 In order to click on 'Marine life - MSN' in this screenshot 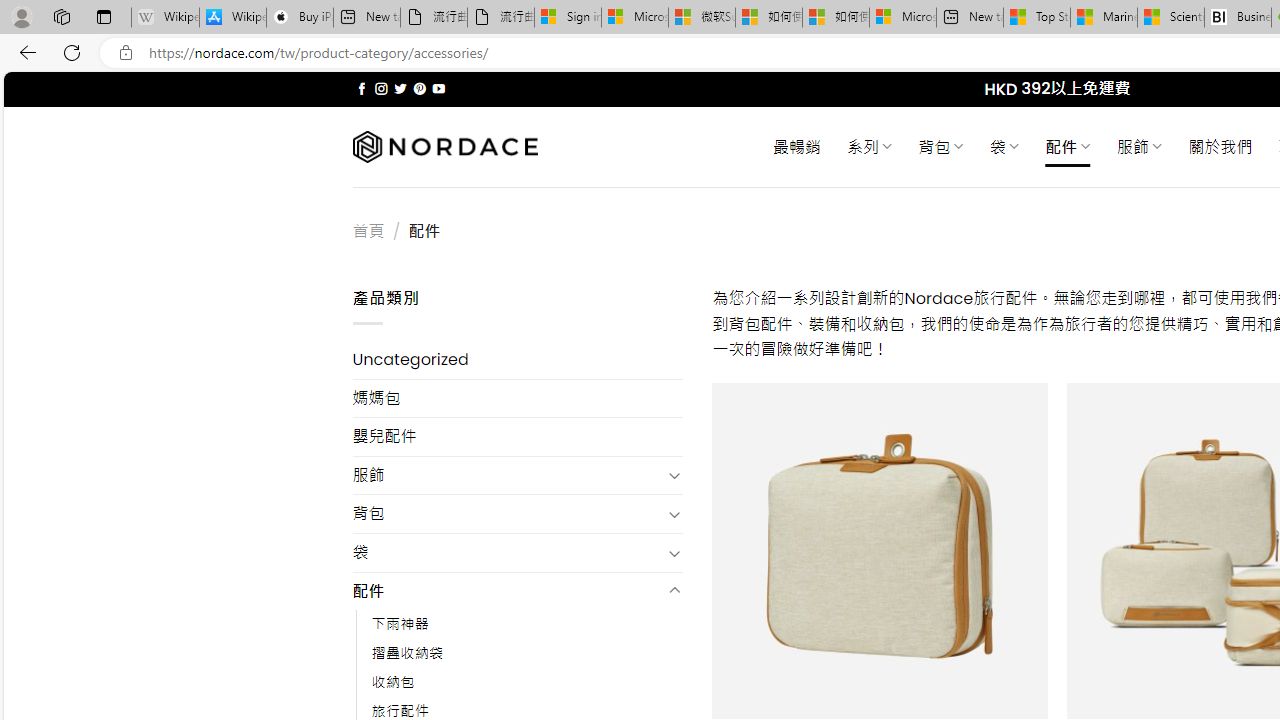, I will do `click(1103, 17)`.